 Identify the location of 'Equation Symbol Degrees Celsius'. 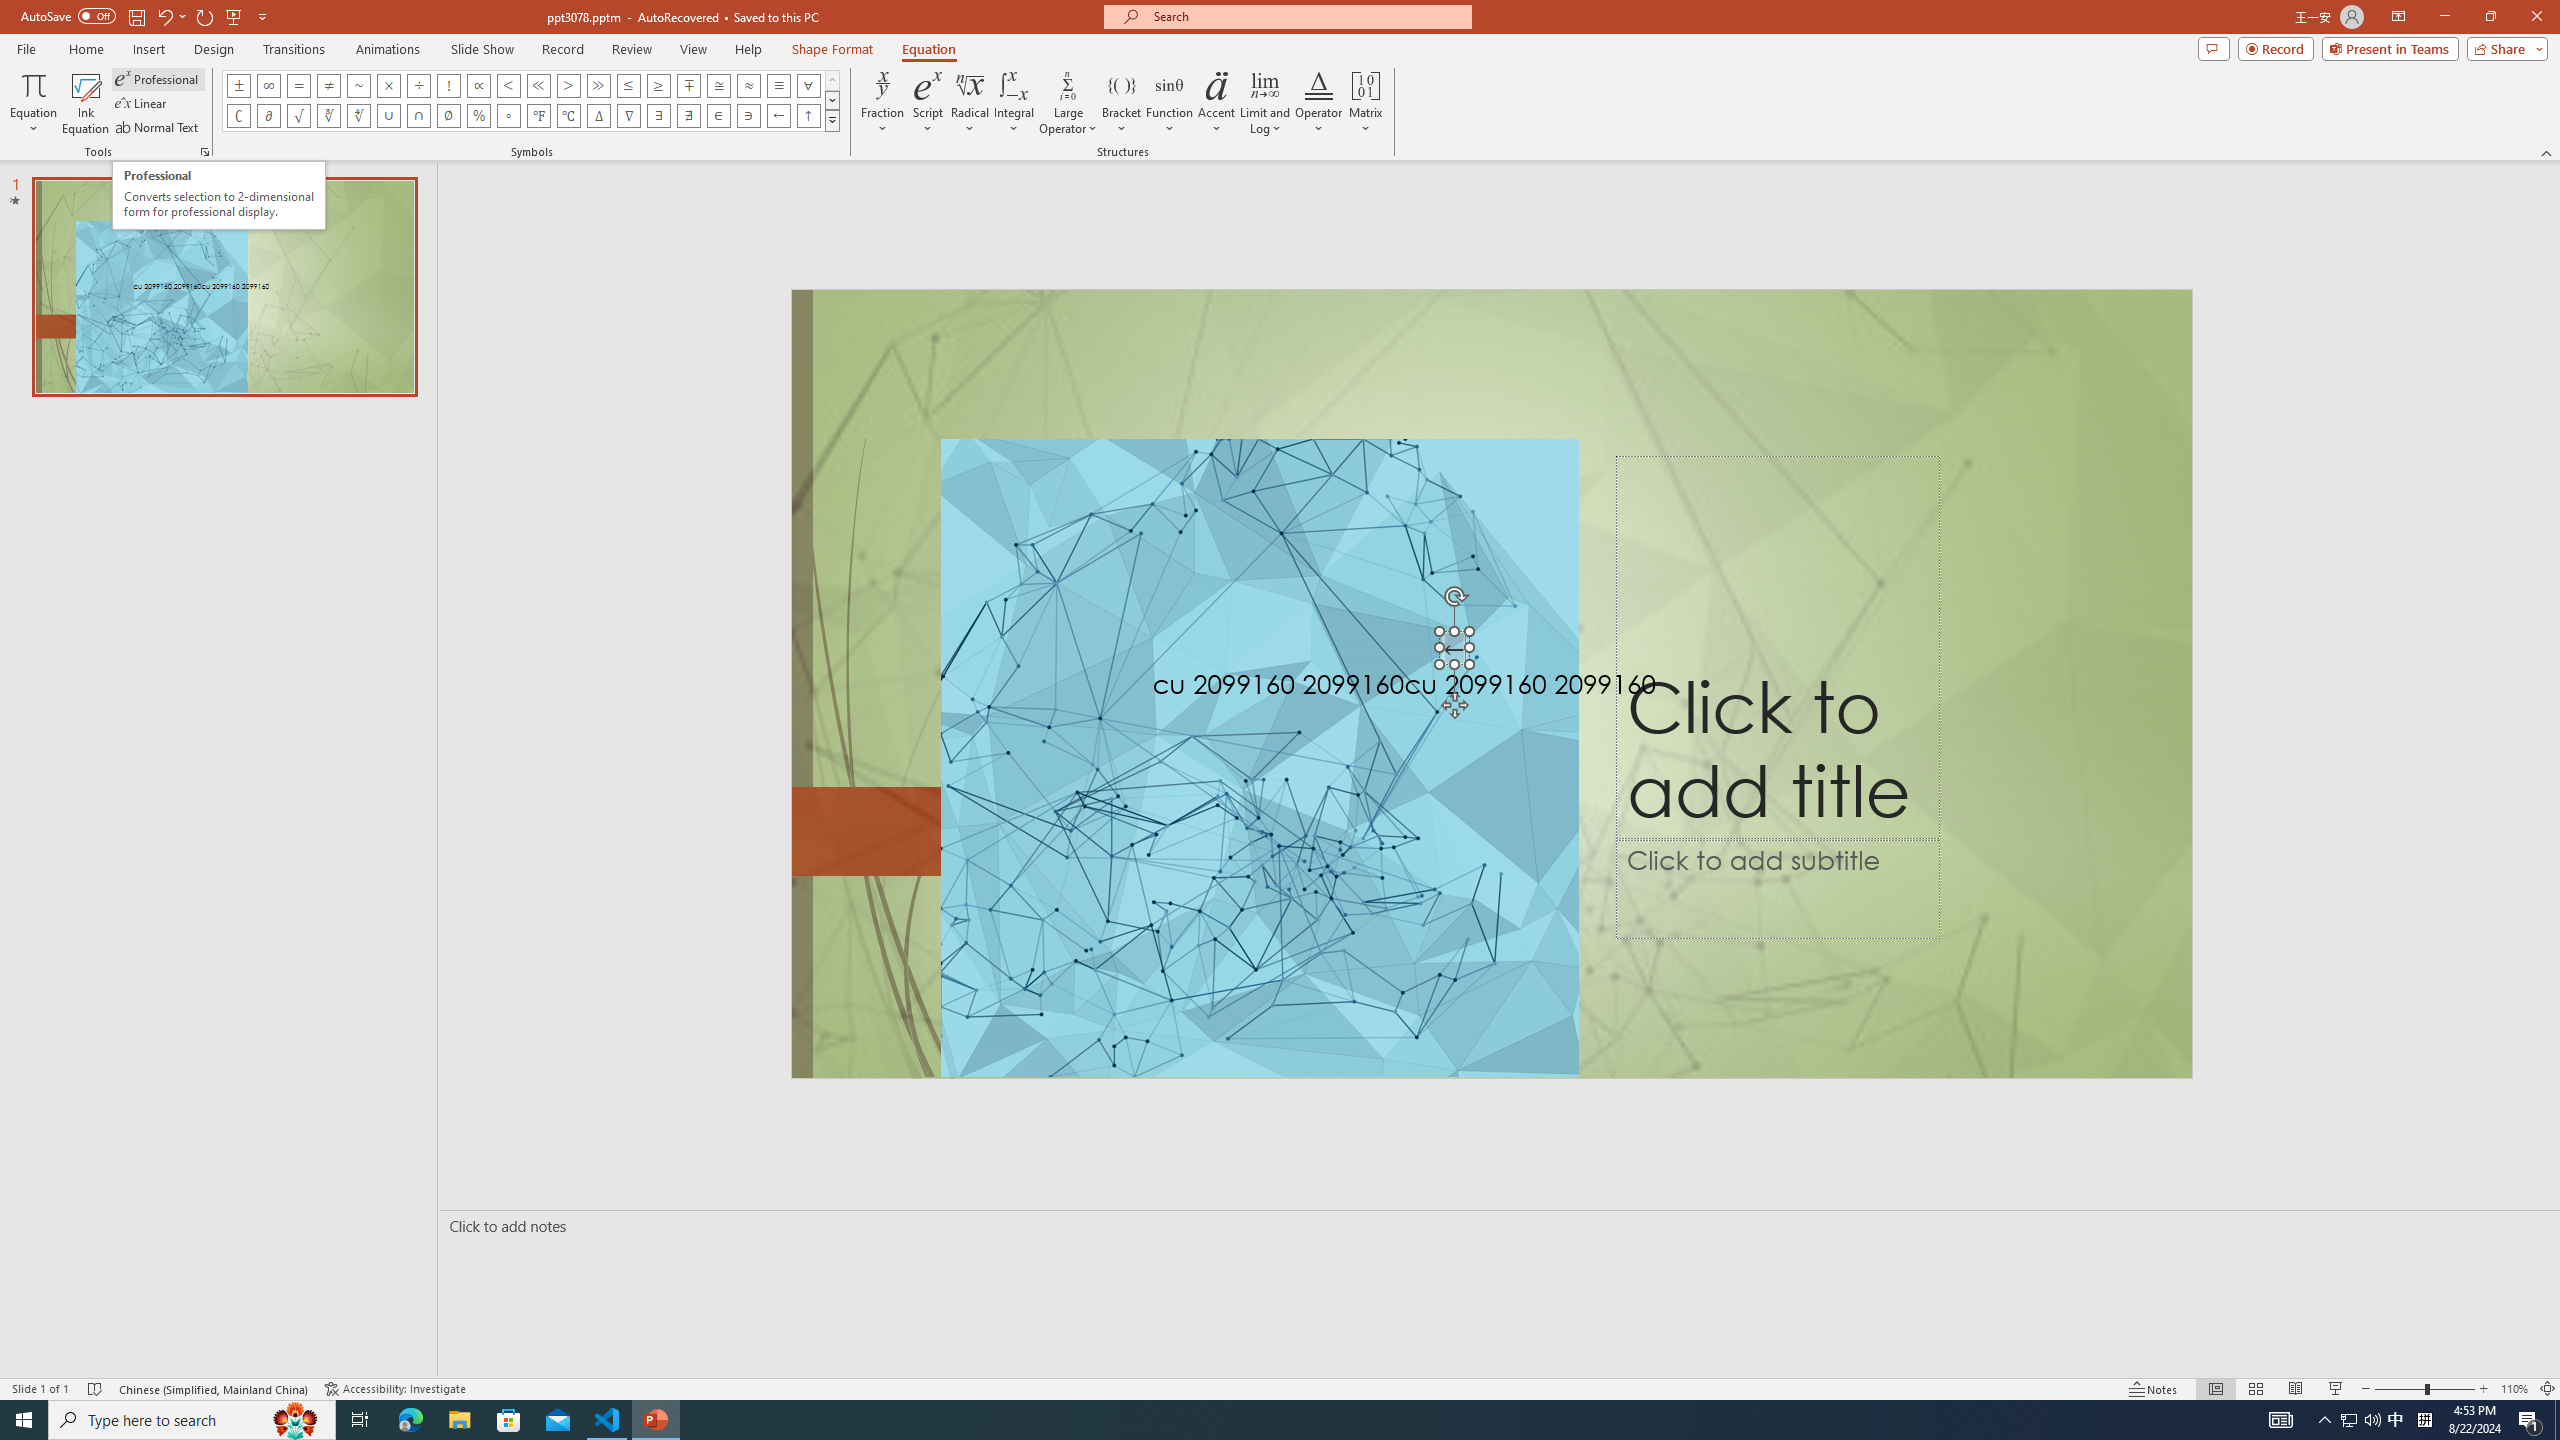
(567, 114).